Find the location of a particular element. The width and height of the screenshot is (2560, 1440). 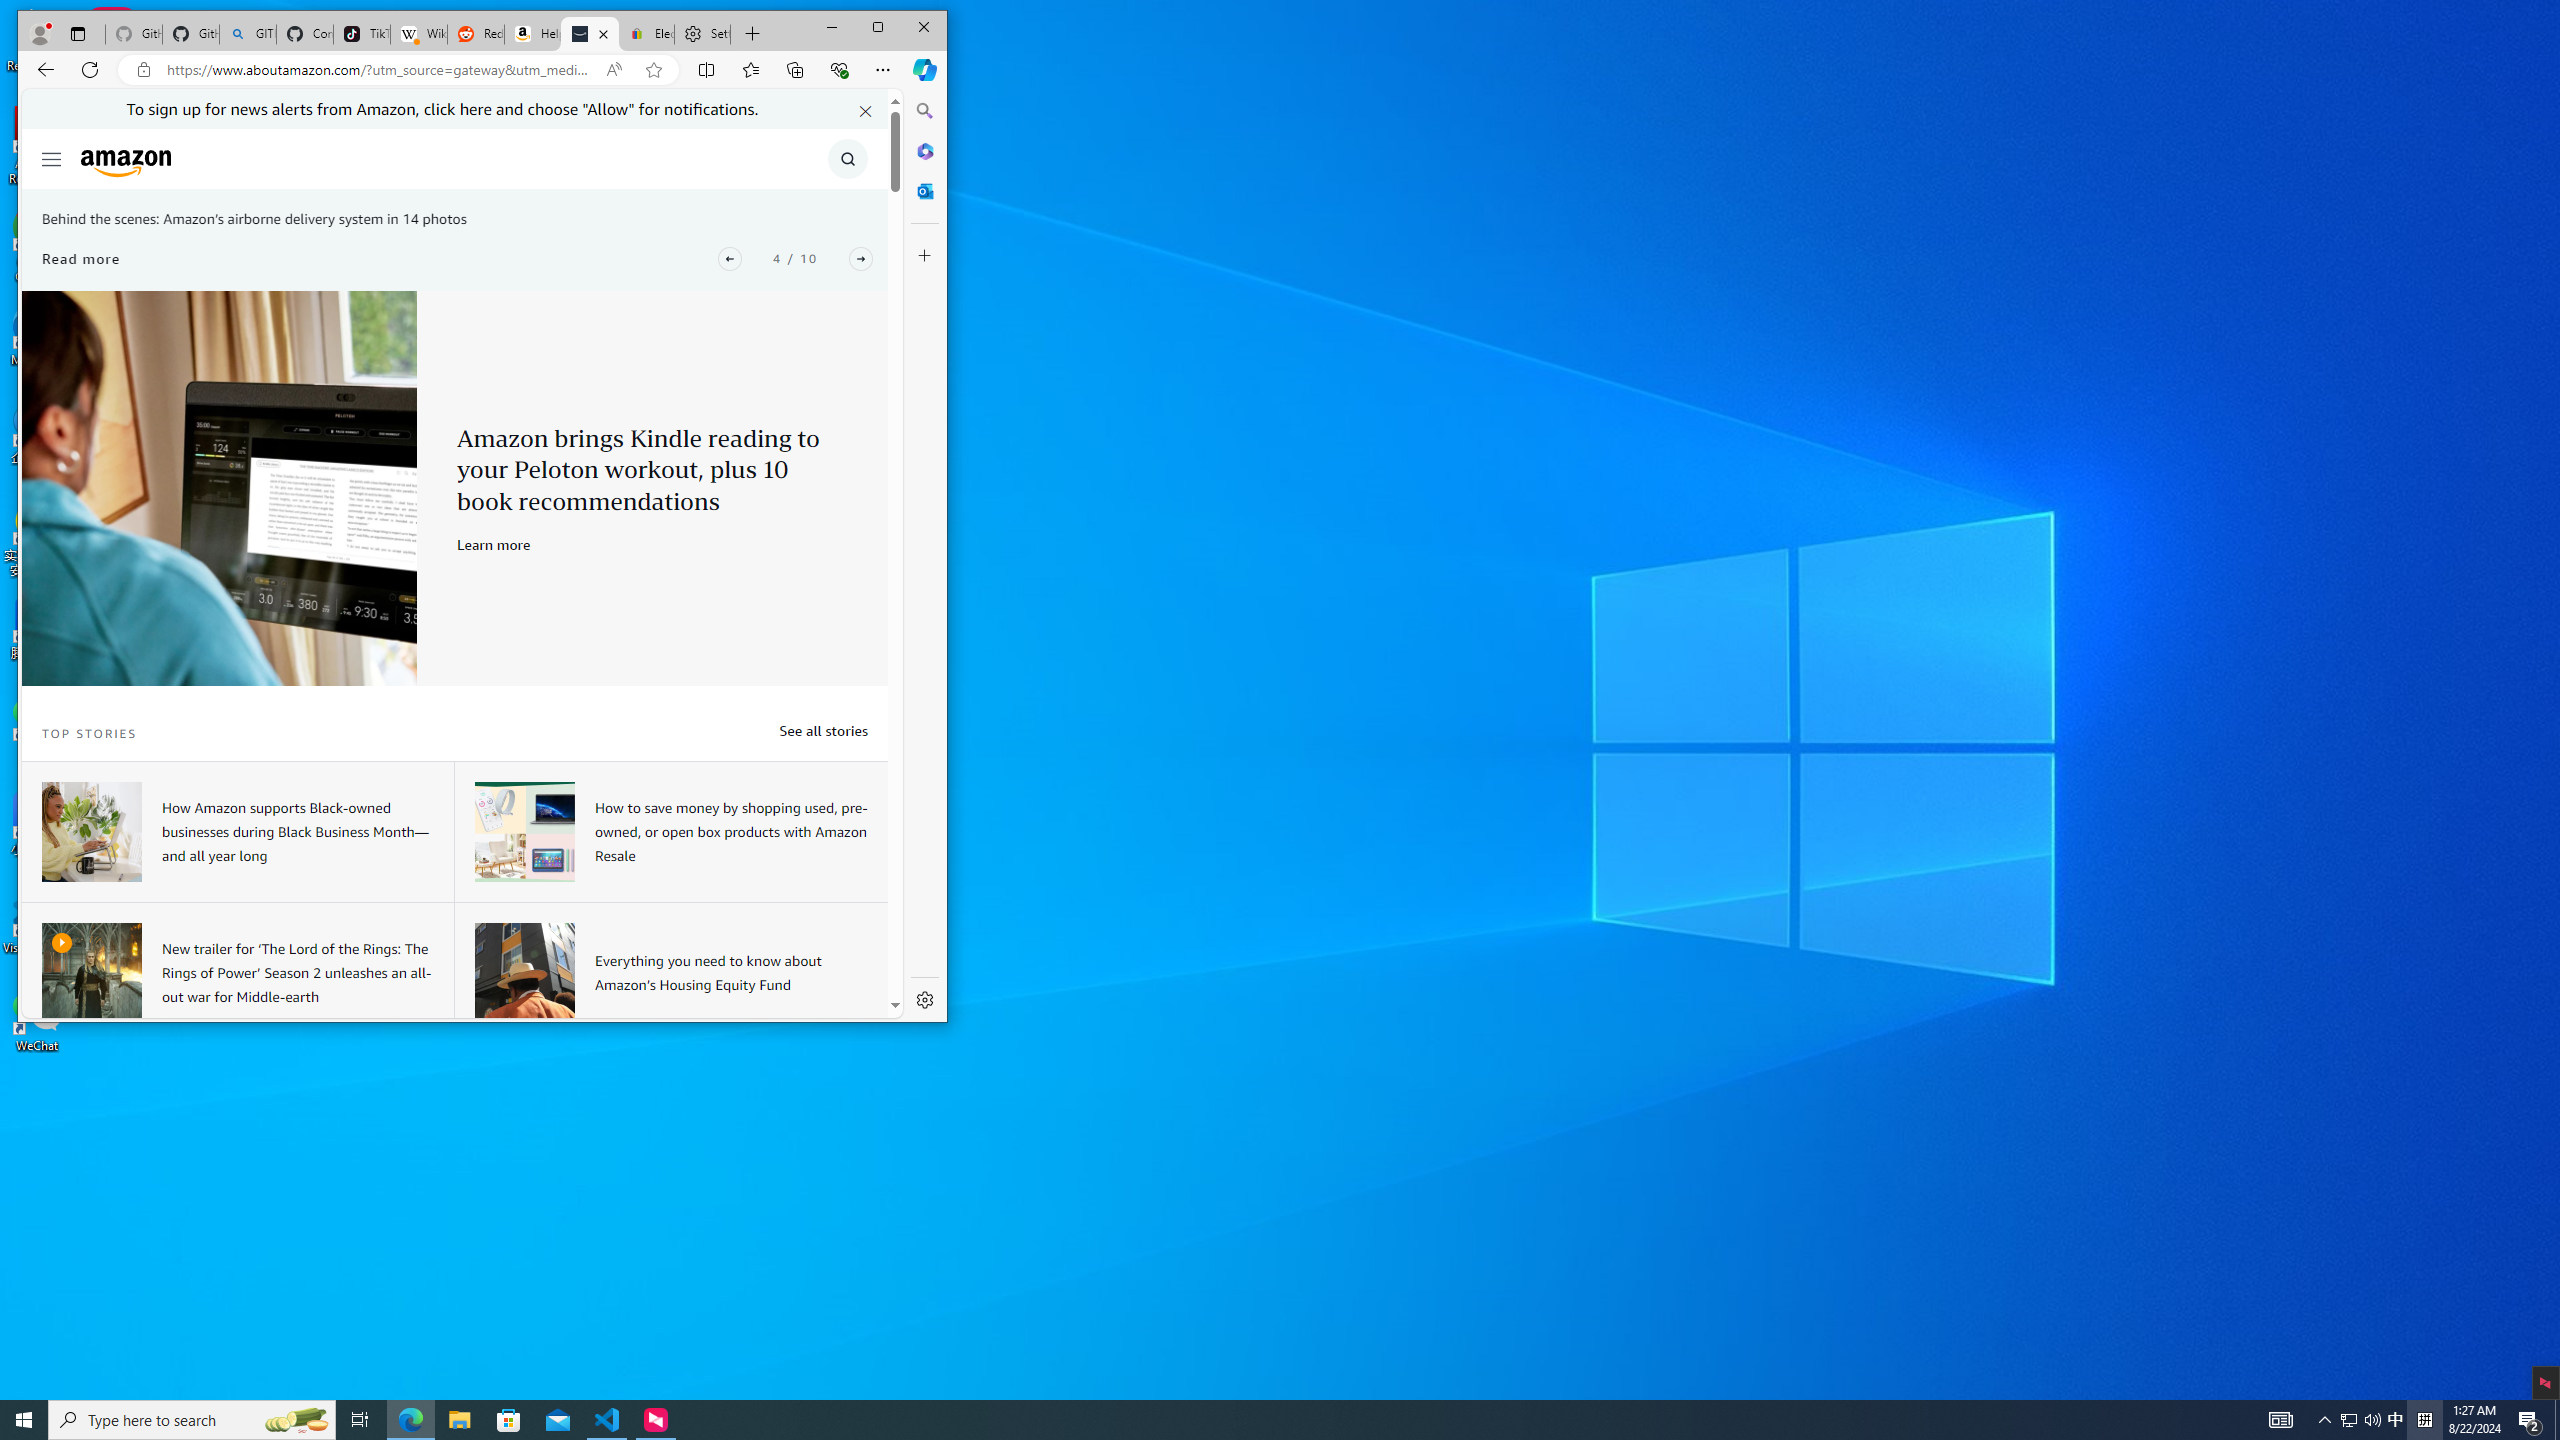

'Task View' is located at coordinates (358, 1418).